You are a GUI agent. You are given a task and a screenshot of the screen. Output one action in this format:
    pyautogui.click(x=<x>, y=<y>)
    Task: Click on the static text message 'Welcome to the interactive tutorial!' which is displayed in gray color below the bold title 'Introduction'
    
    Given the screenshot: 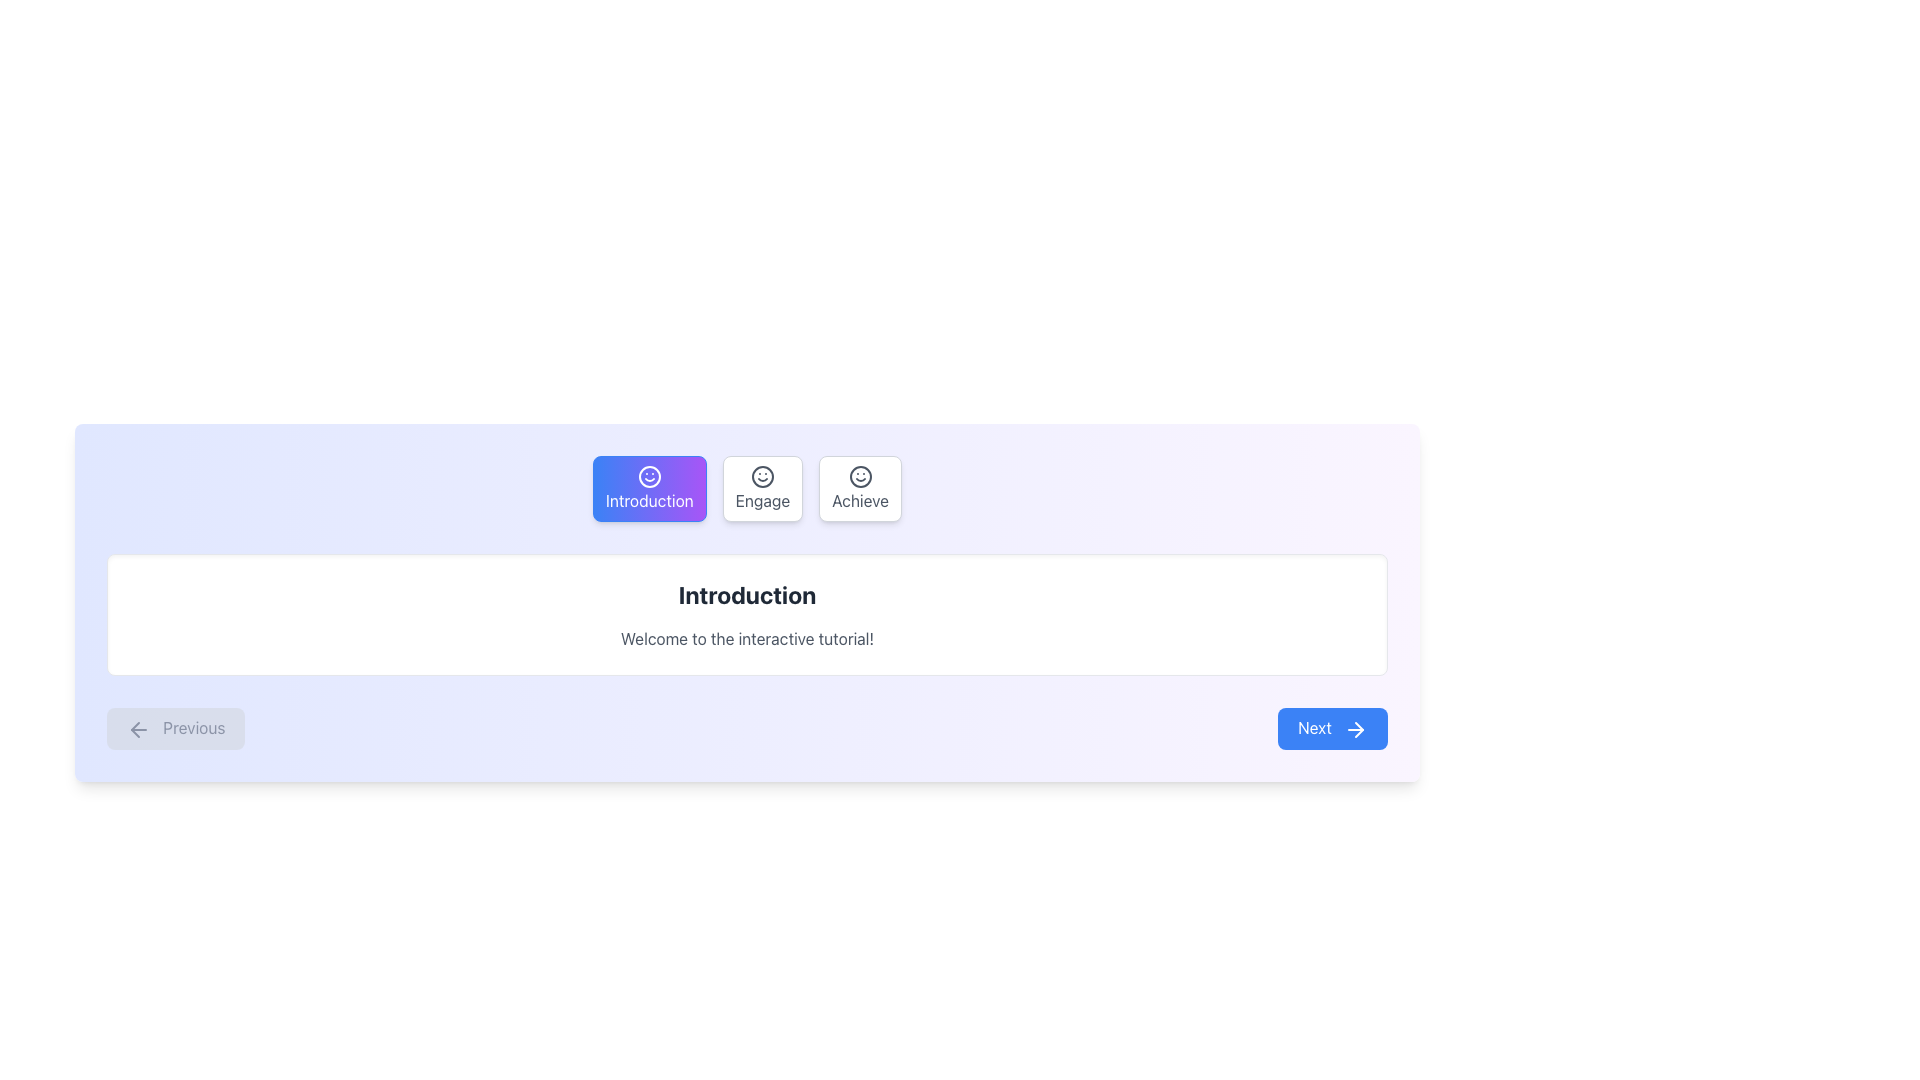 What is the action you would take?
    pyautogui.click(x=746, y=639)
    